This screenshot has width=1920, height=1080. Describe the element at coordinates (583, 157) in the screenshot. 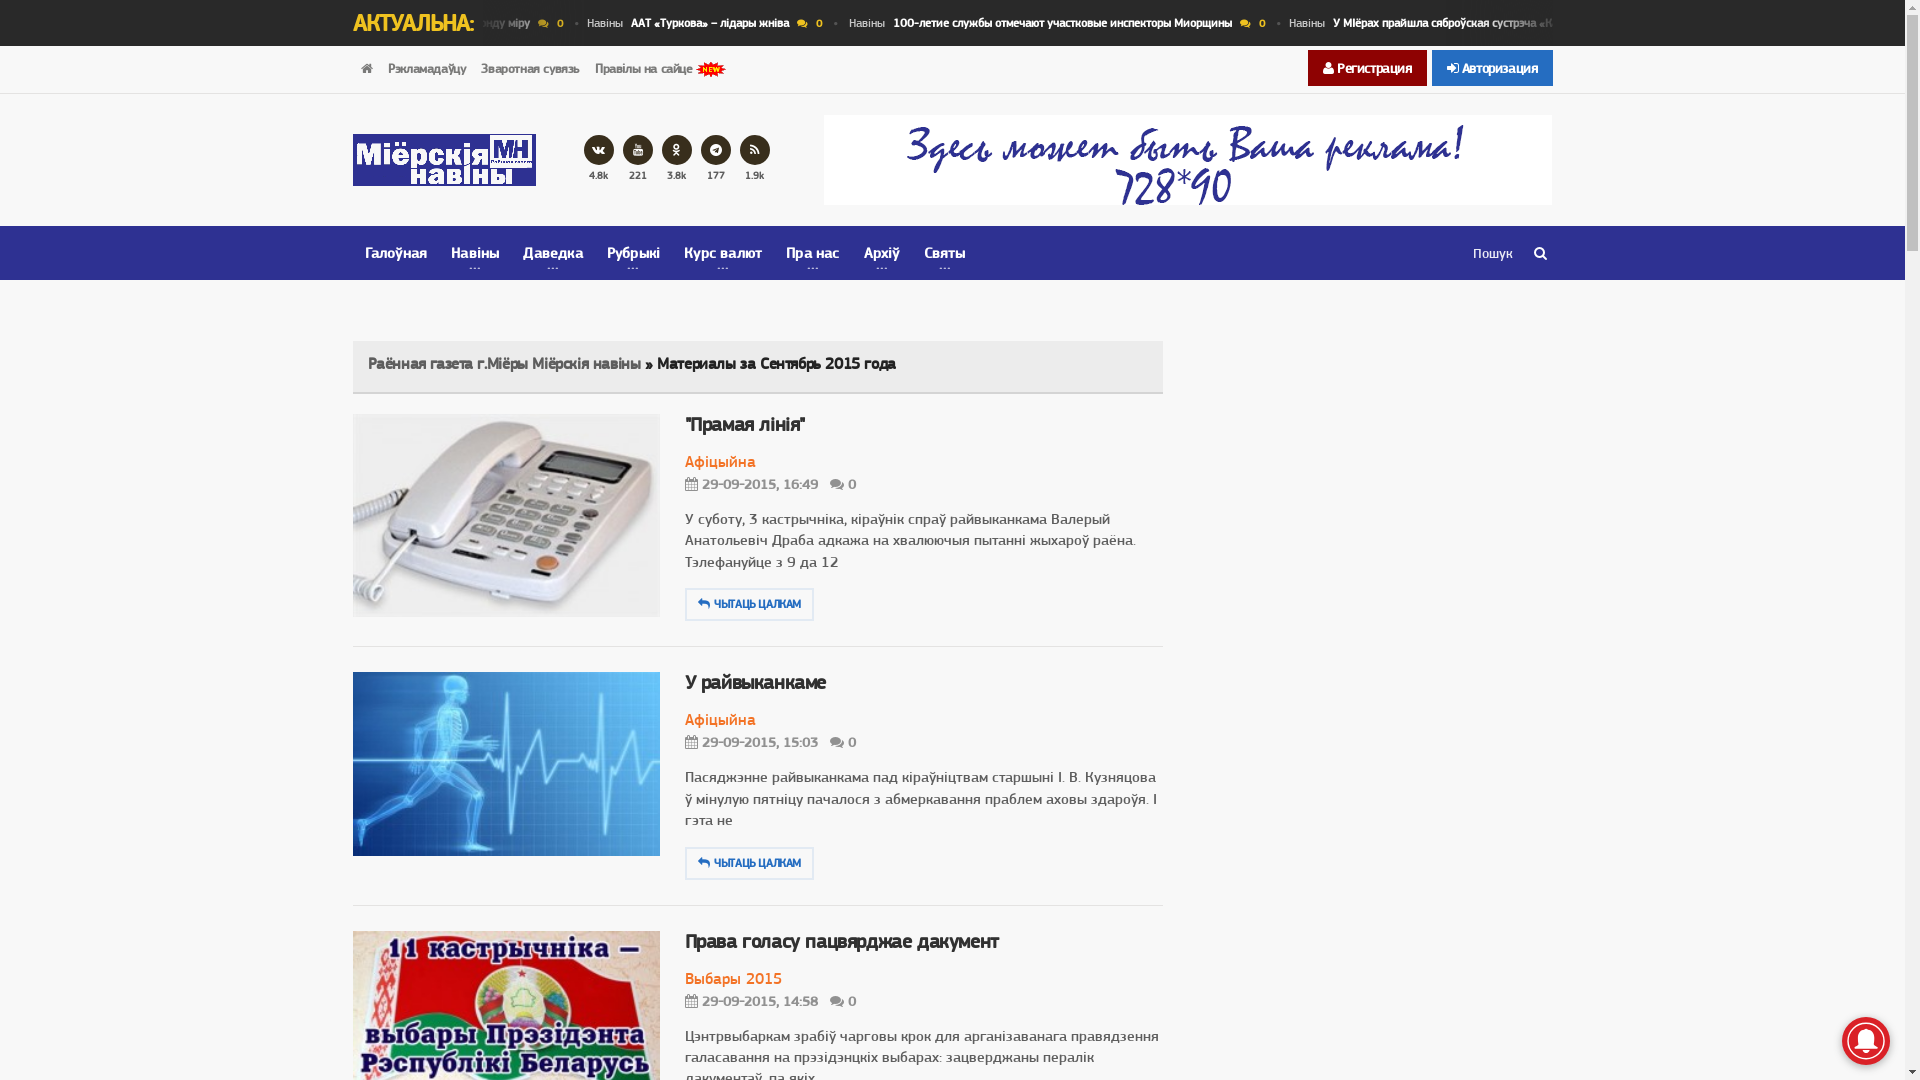

I see `'4.8k'` at that location.